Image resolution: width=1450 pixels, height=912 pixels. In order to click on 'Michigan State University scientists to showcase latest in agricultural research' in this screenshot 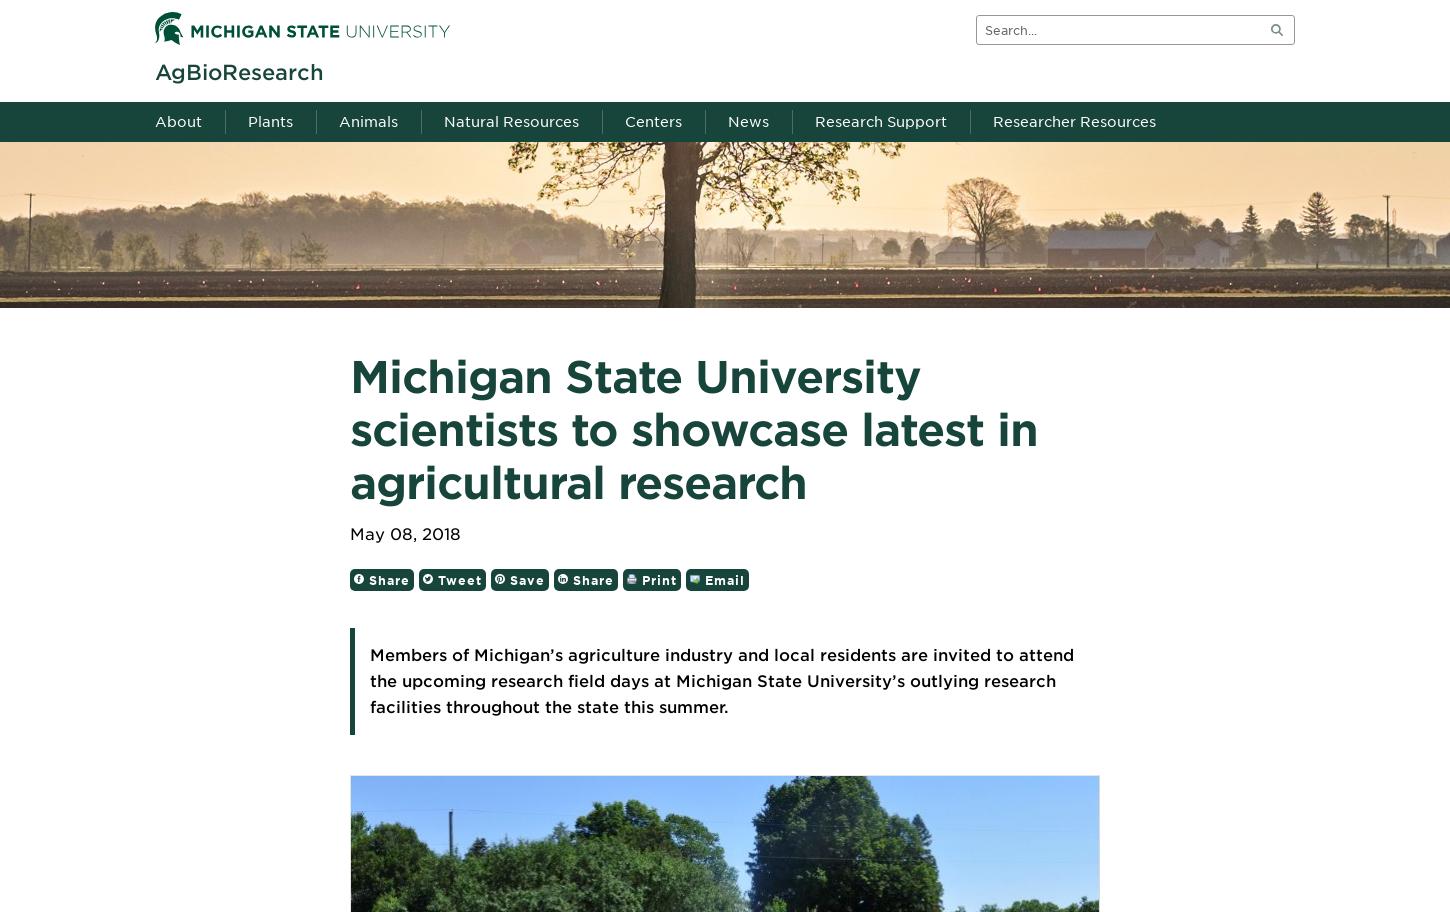, I will do `click(692, 429)`.